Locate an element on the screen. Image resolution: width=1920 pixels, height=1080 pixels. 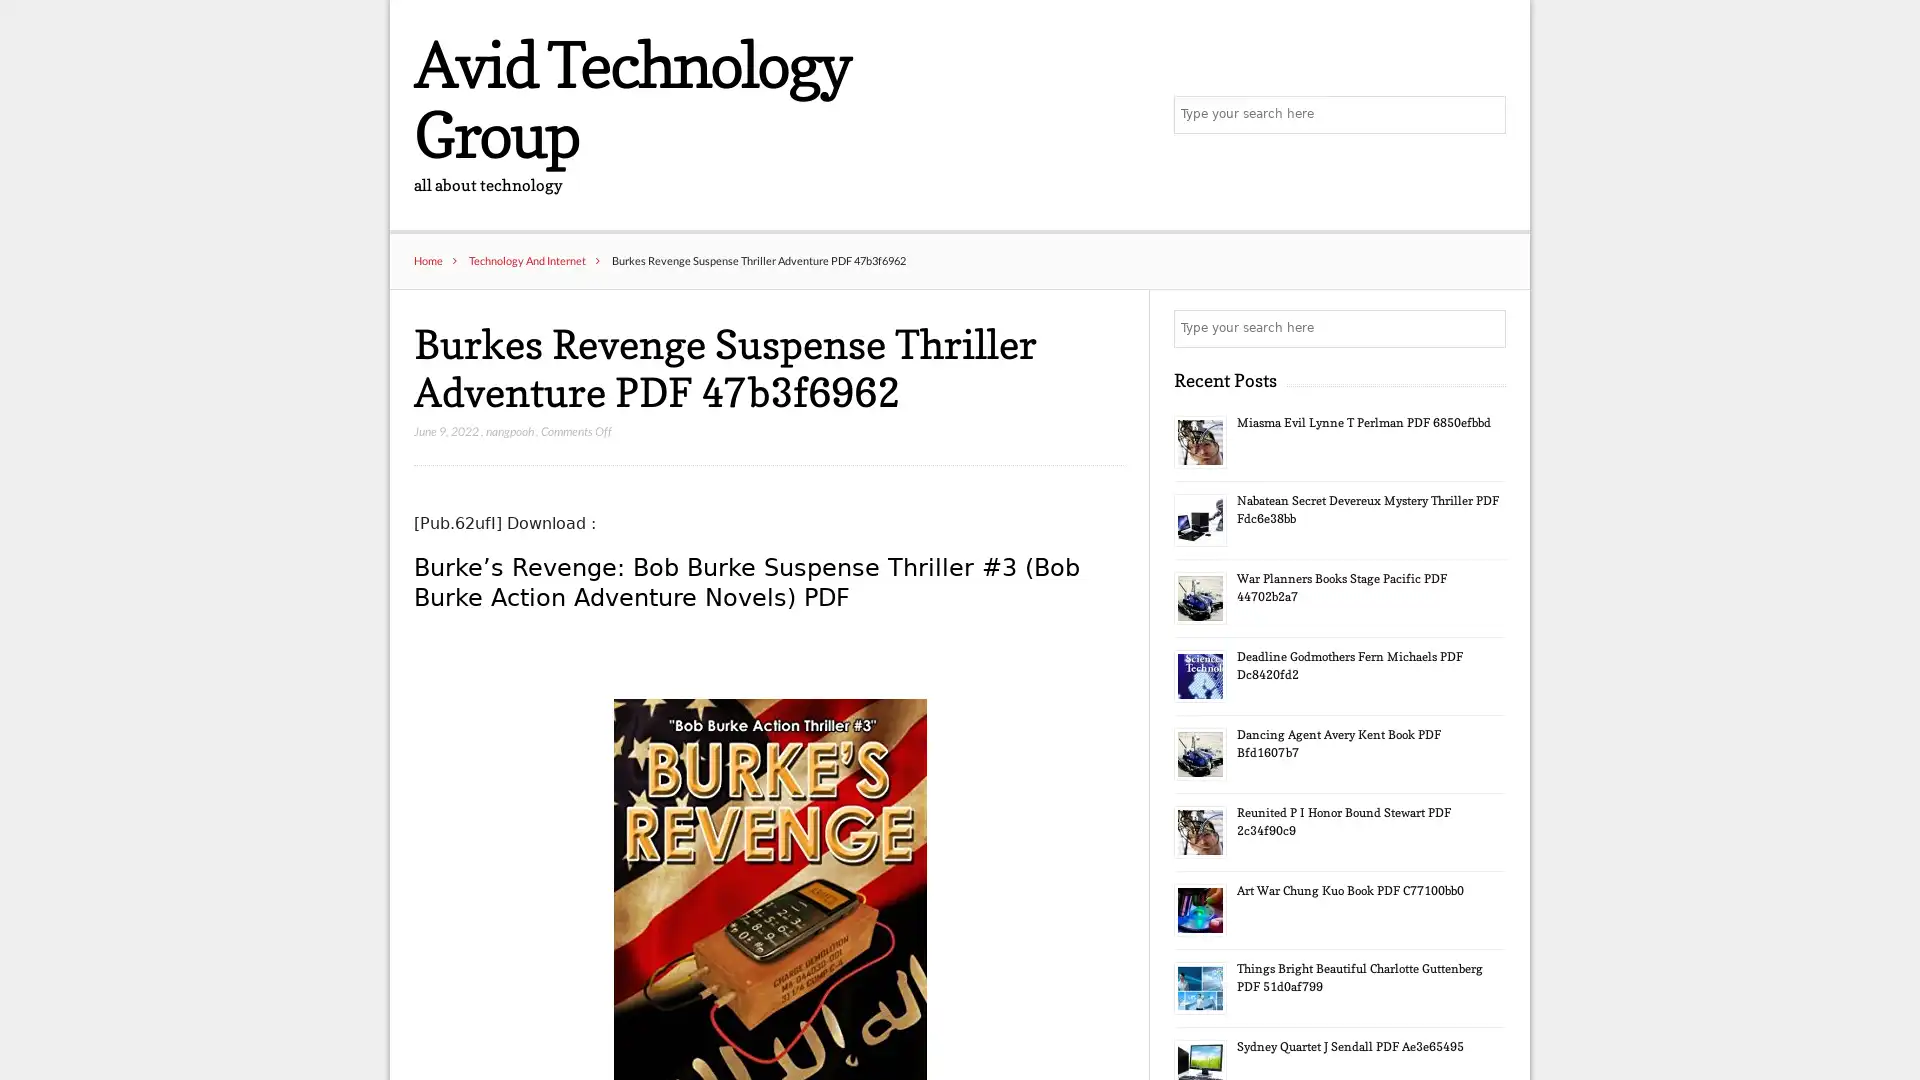
Search is located at coordinates (1485, 329).